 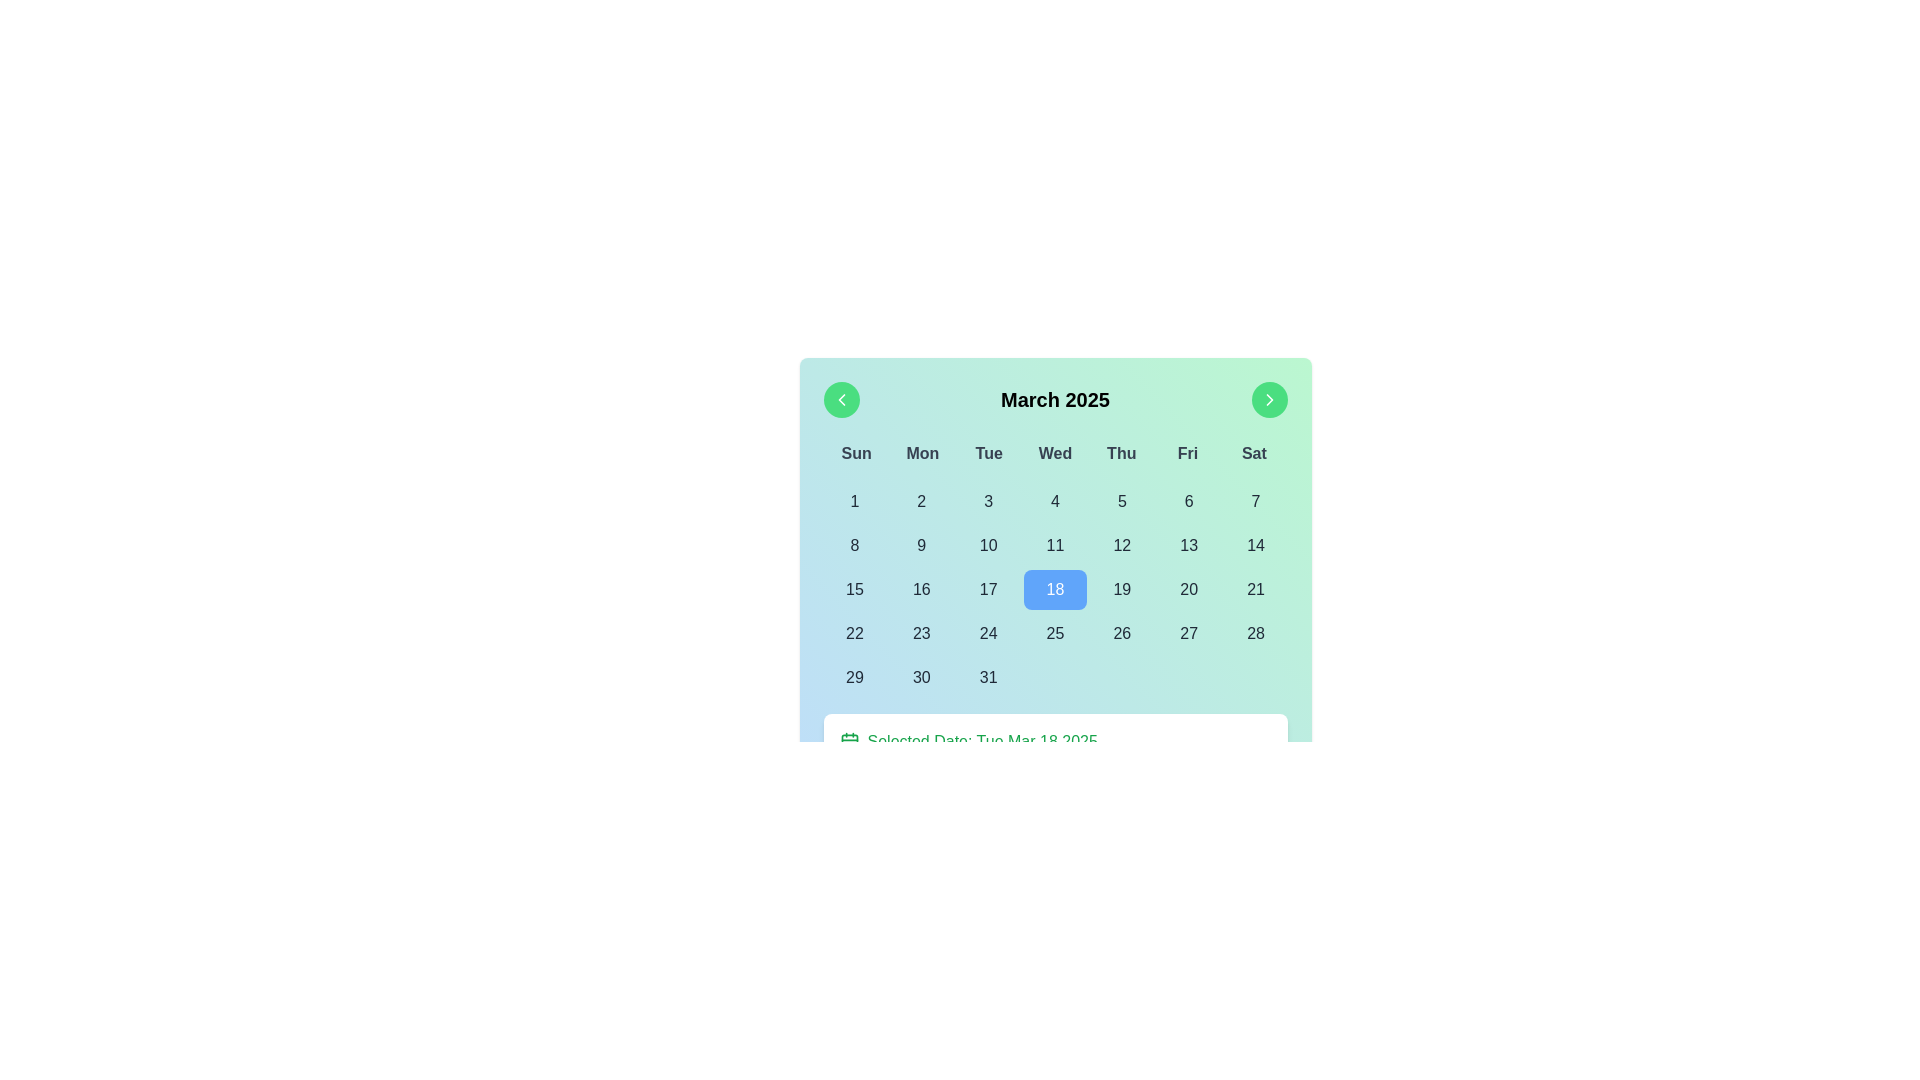 What do you see at coordinates (1122, 546) in the screenshot?
I see `the button labeled '12' in gray font located in the second row and fifth column of the March 2025 calendar grid` at bounding box center [1122, 546].